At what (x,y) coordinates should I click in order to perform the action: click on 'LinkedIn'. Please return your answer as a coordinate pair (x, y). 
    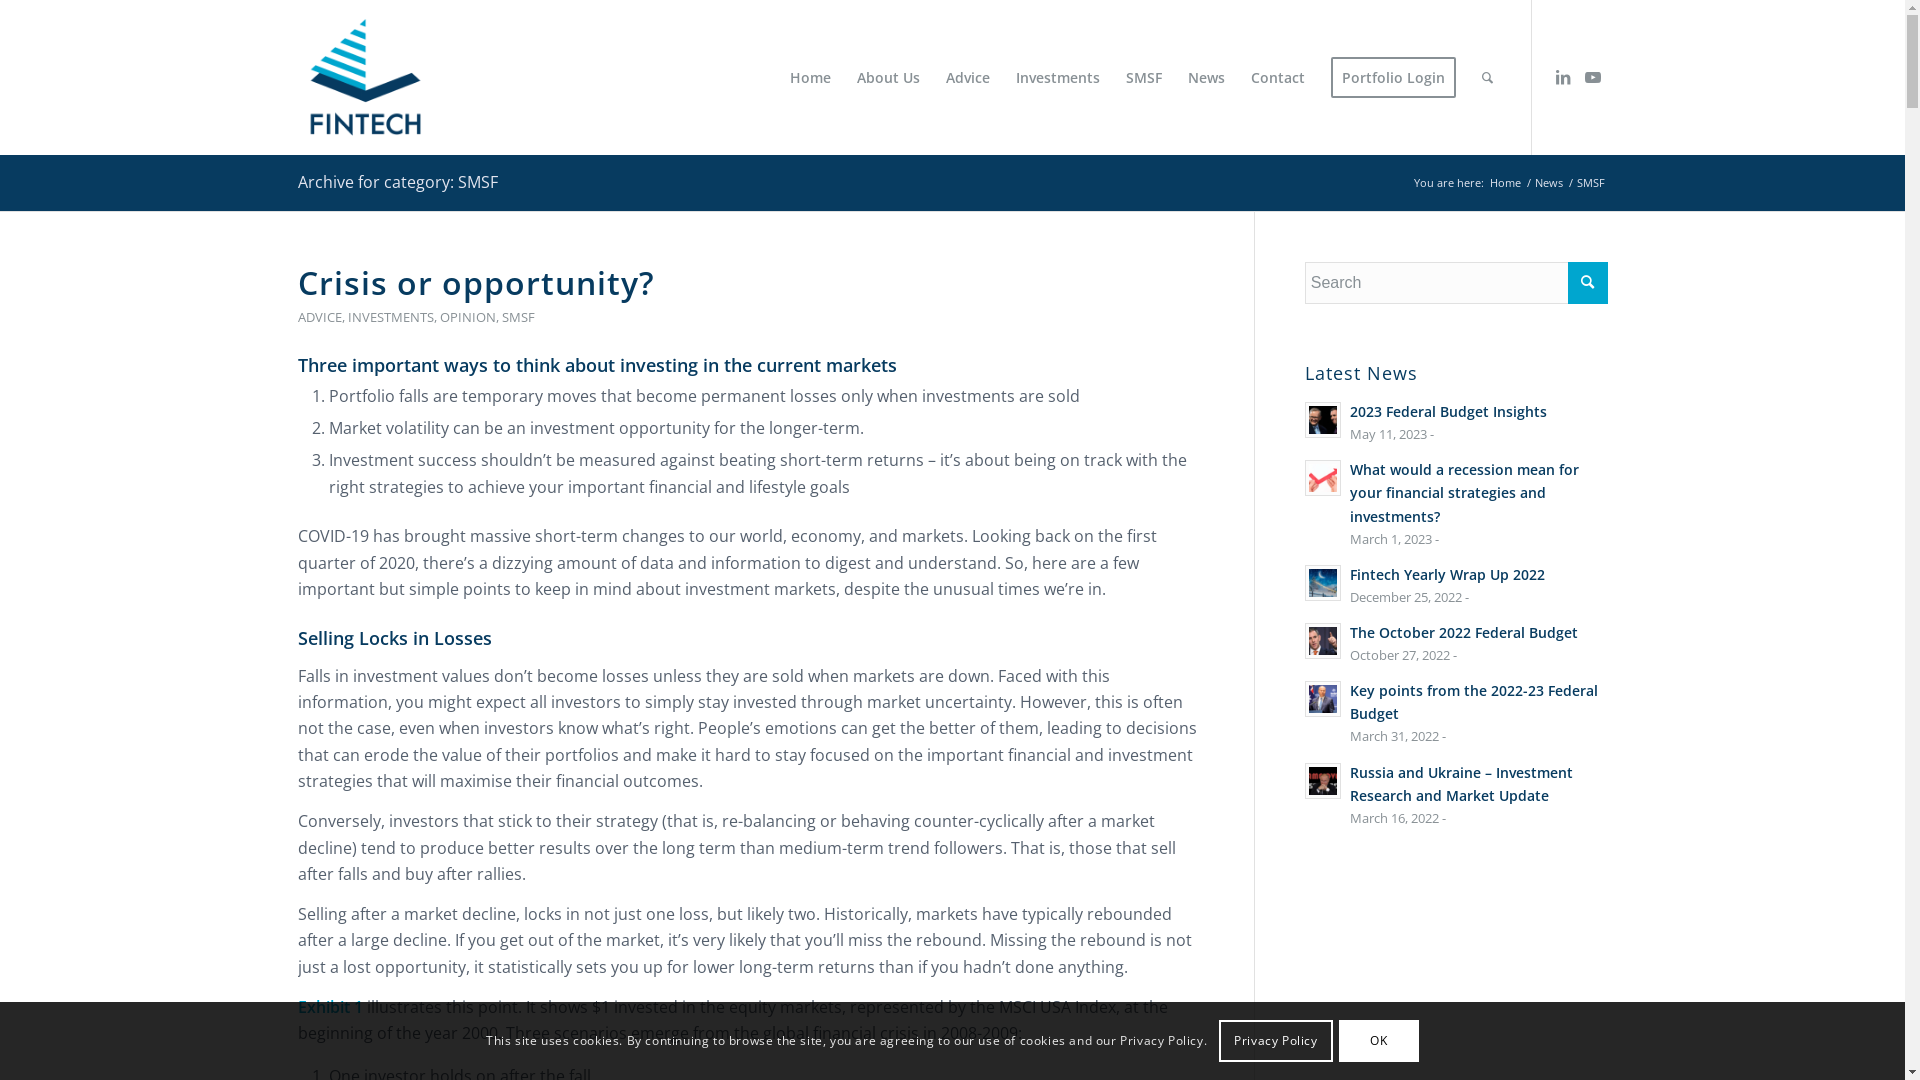
    Looking at the image, I should click on (1562, 76).